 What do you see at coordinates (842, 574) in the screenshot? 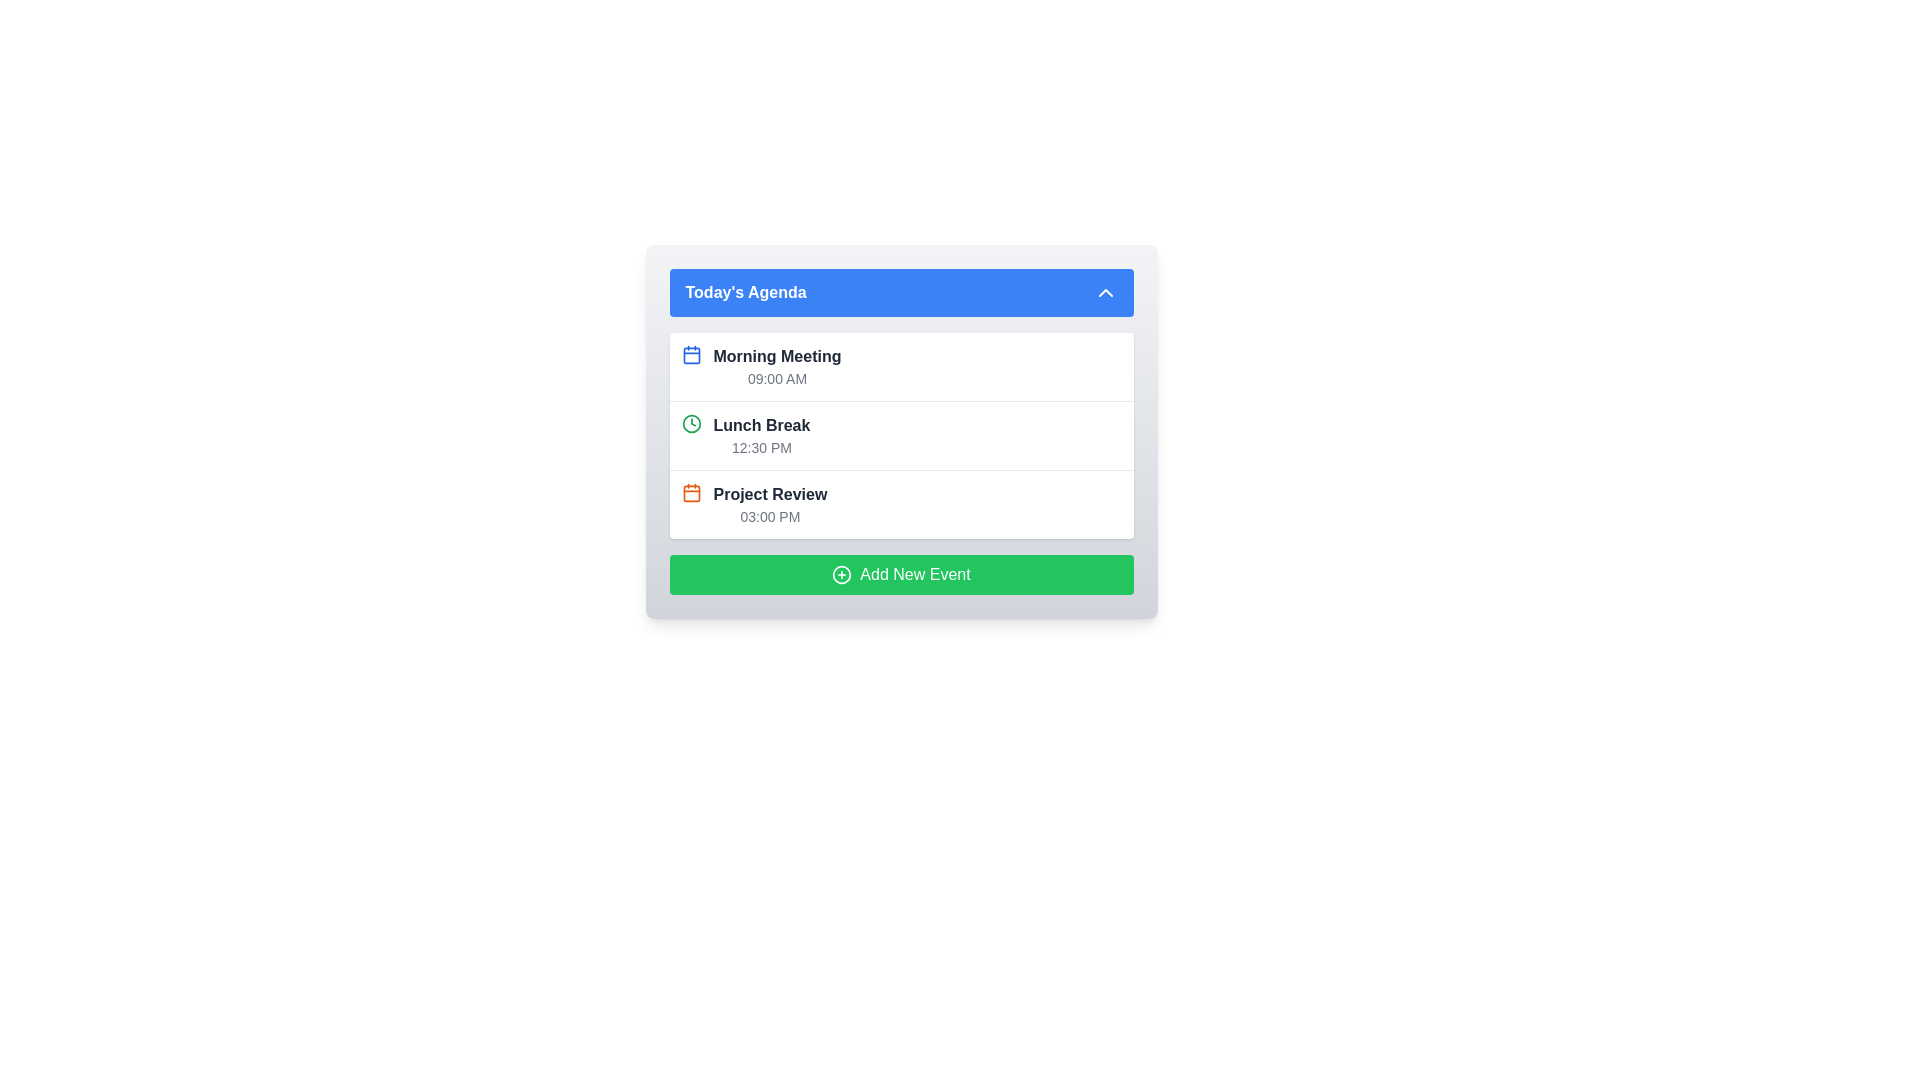
I see `the icon located on the far left side of the 'Add New Event' button, which serves as a visual indicator for creating a new event` at bounding box center [842, 574].